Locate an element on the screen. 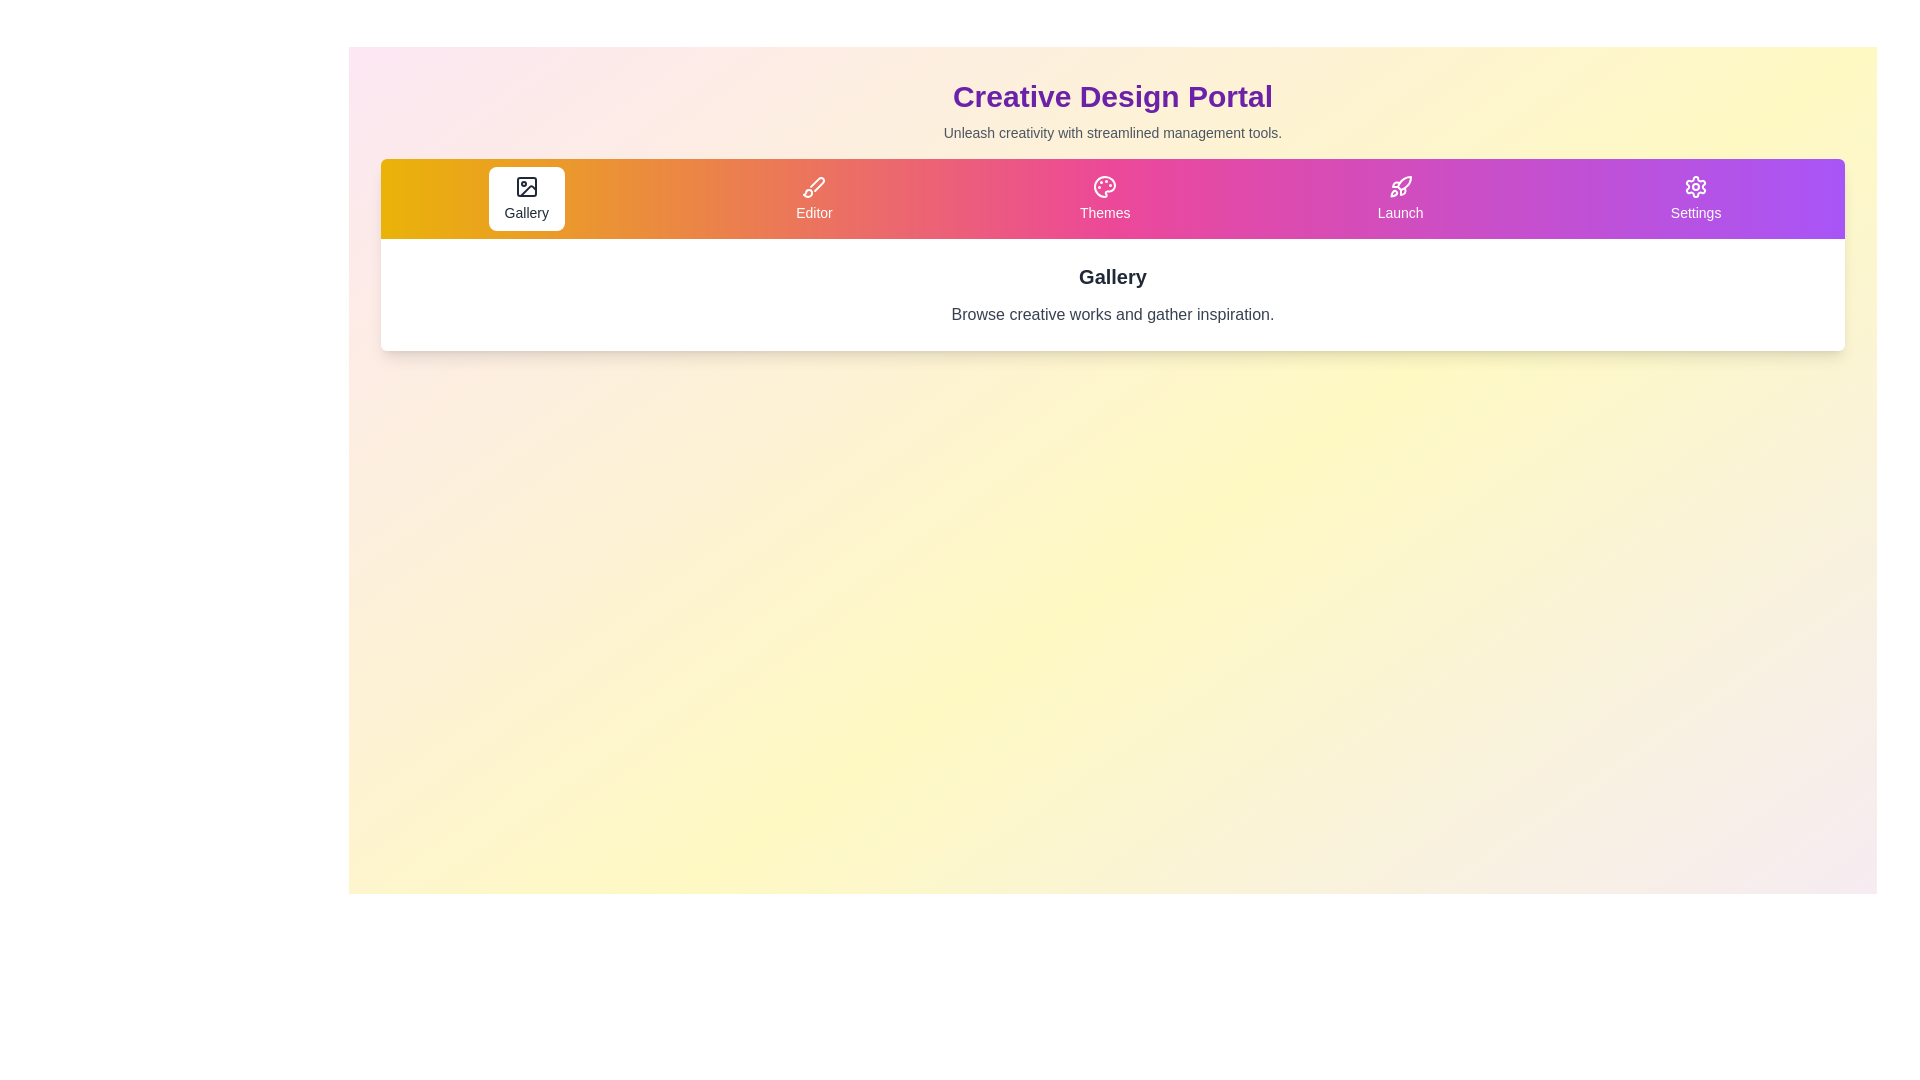 The height and width of the screenshot is (1080, 1920). prominently styled text element labeled 'Gallery' which is positioned at the top section of the interface is located at coordinates (1112, 277).